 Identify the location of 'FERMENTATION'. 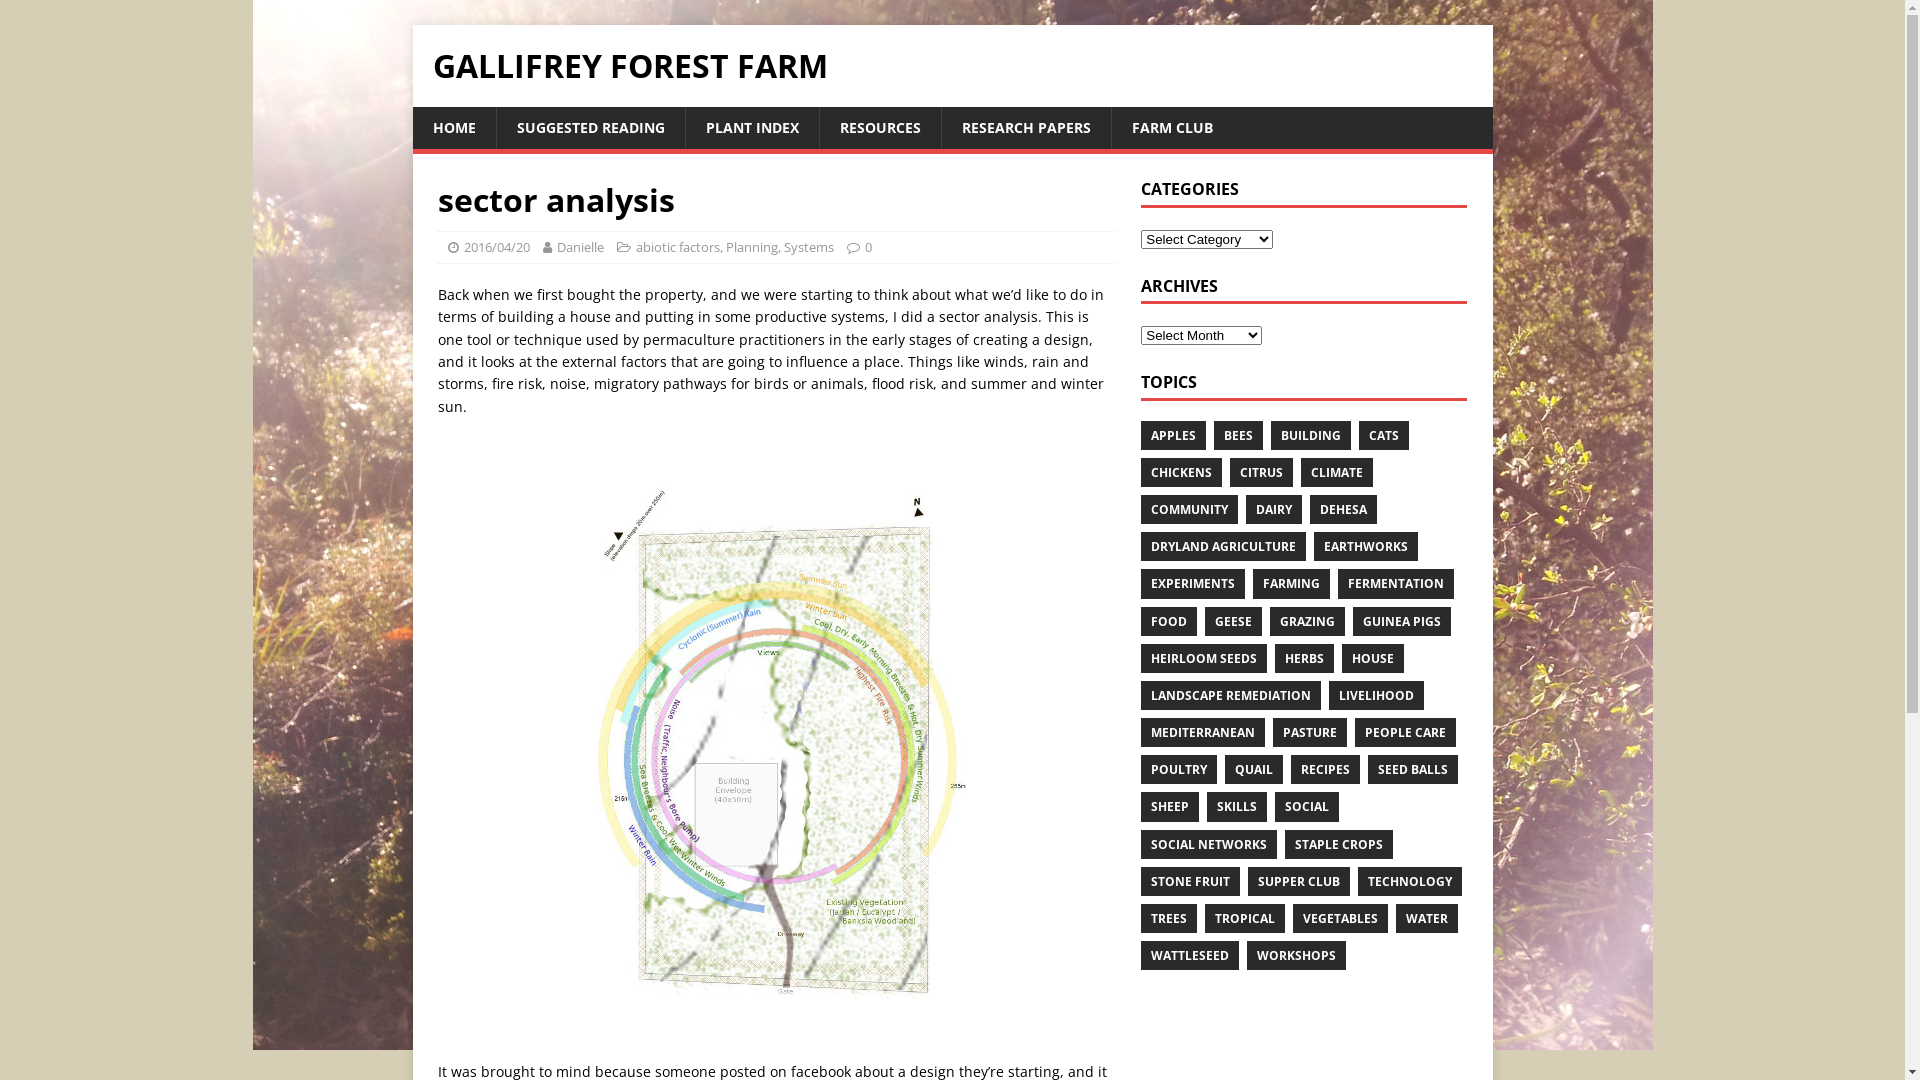
(1395, 583).